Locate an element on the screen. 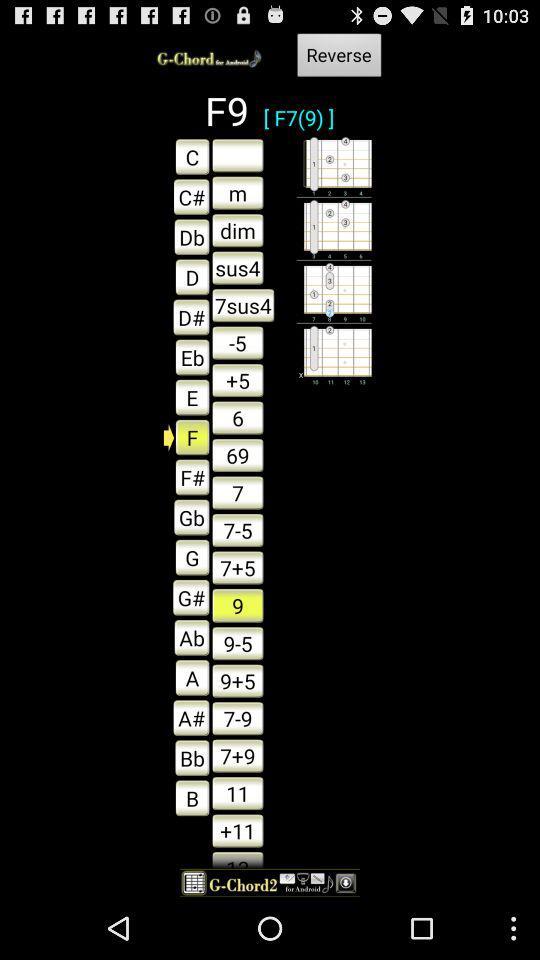 Image resolution: width=540 pixels, height=960 pixels. the icon below g# is located at coordinates (186, 636).